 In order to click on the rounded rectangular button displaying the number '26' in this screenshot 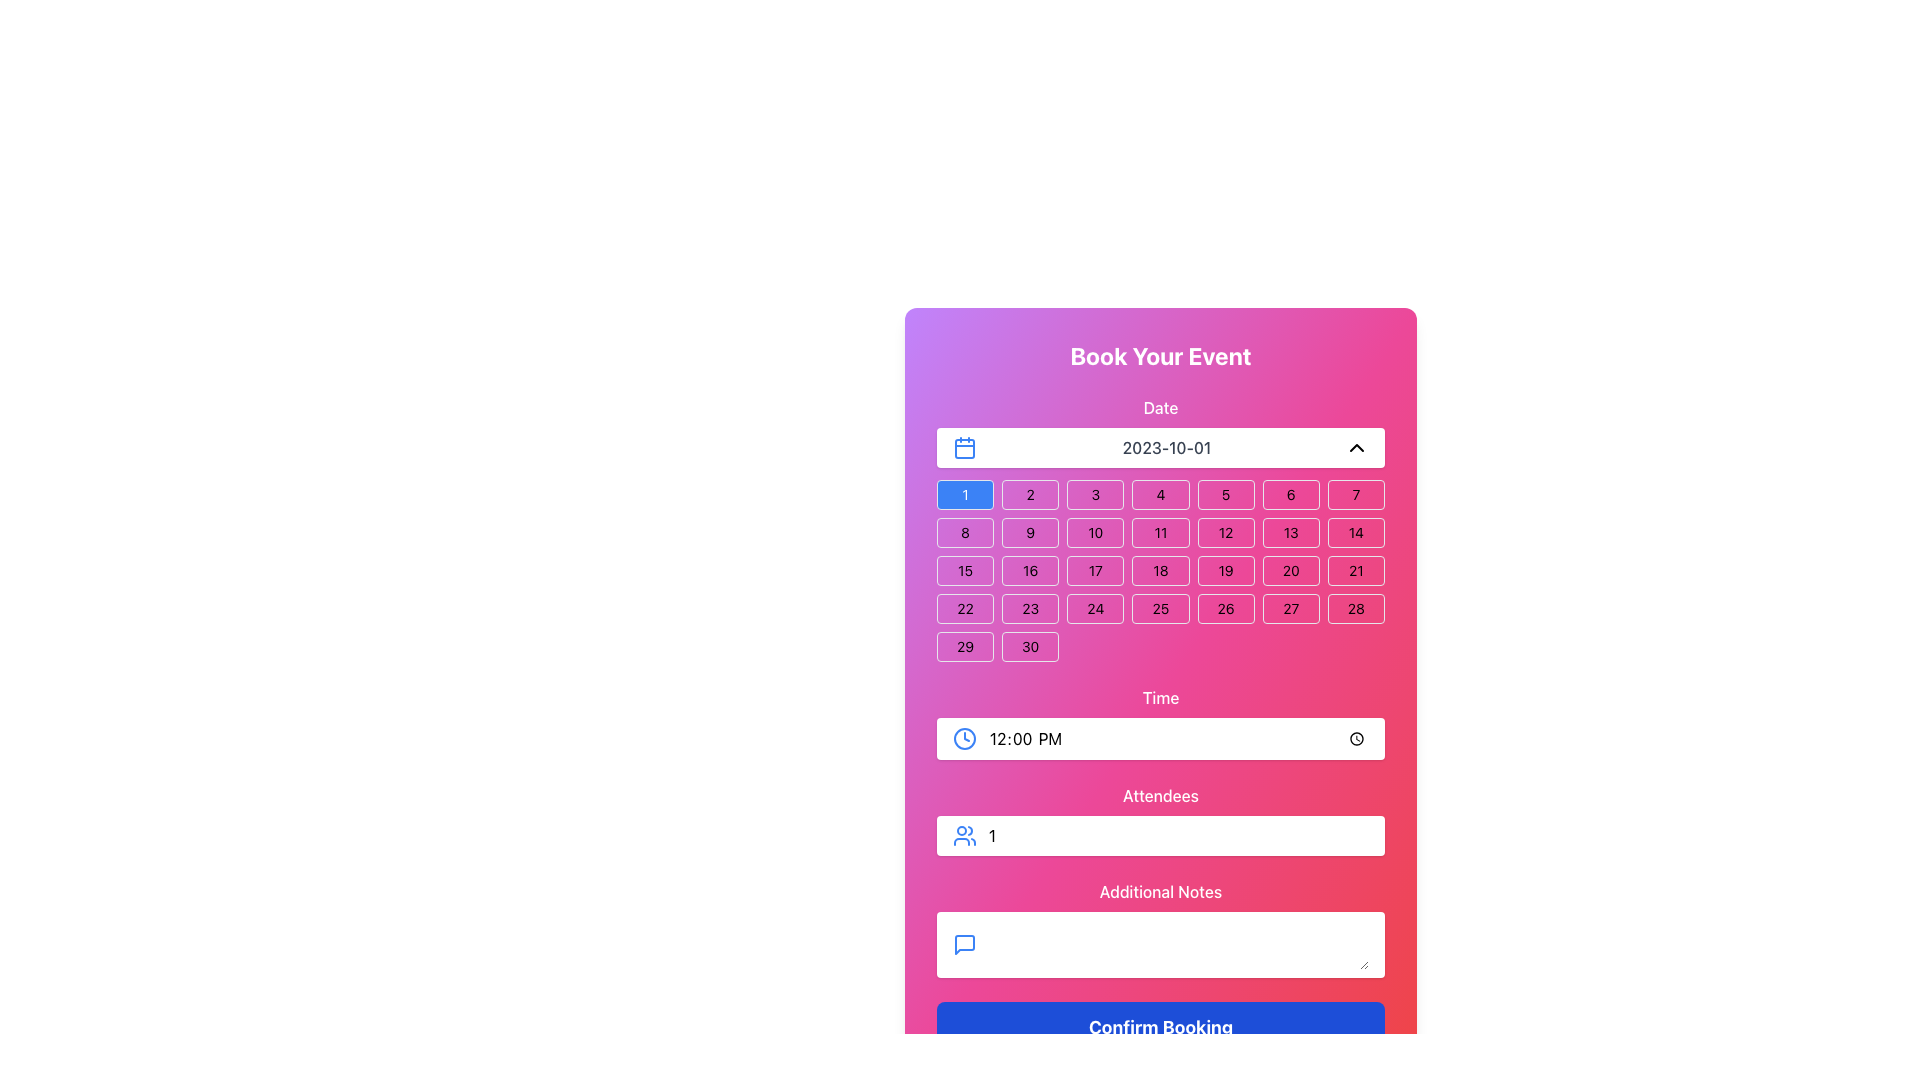, I will do `click(1225, 608)`.